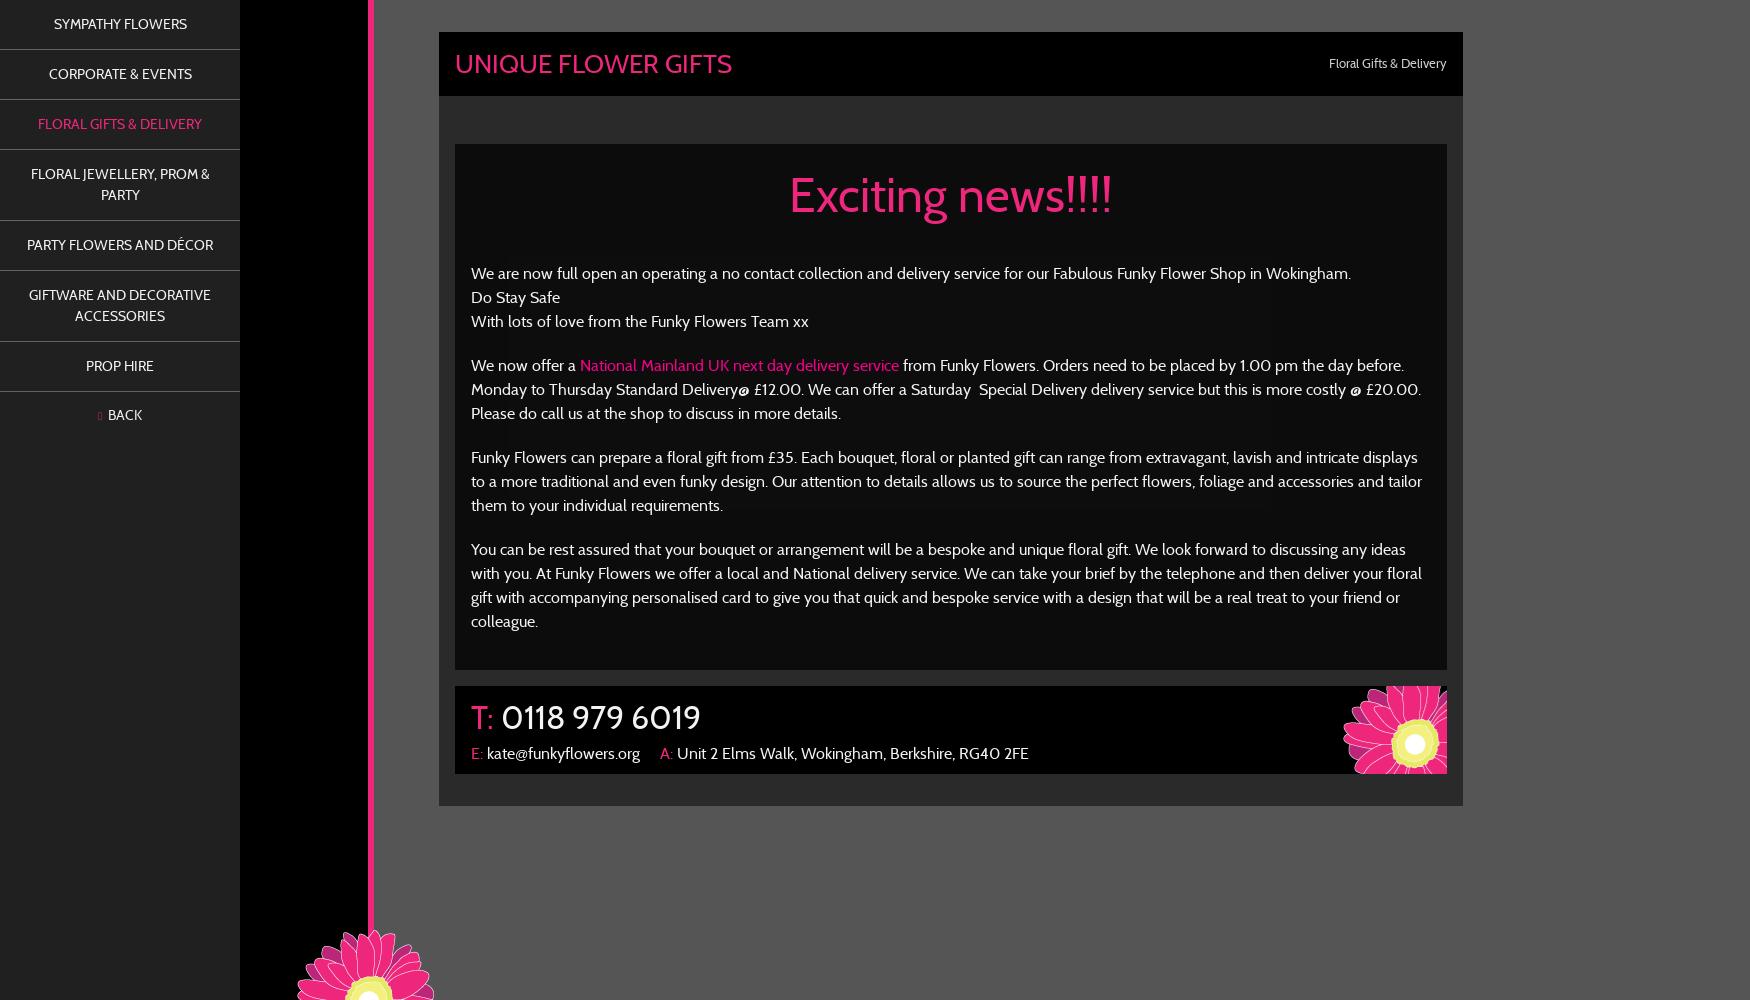  What do you see at coordinates (120, 244) in the screenshot?
I see `'Party Flowers and Décor'` at bounding box center [120, 244].